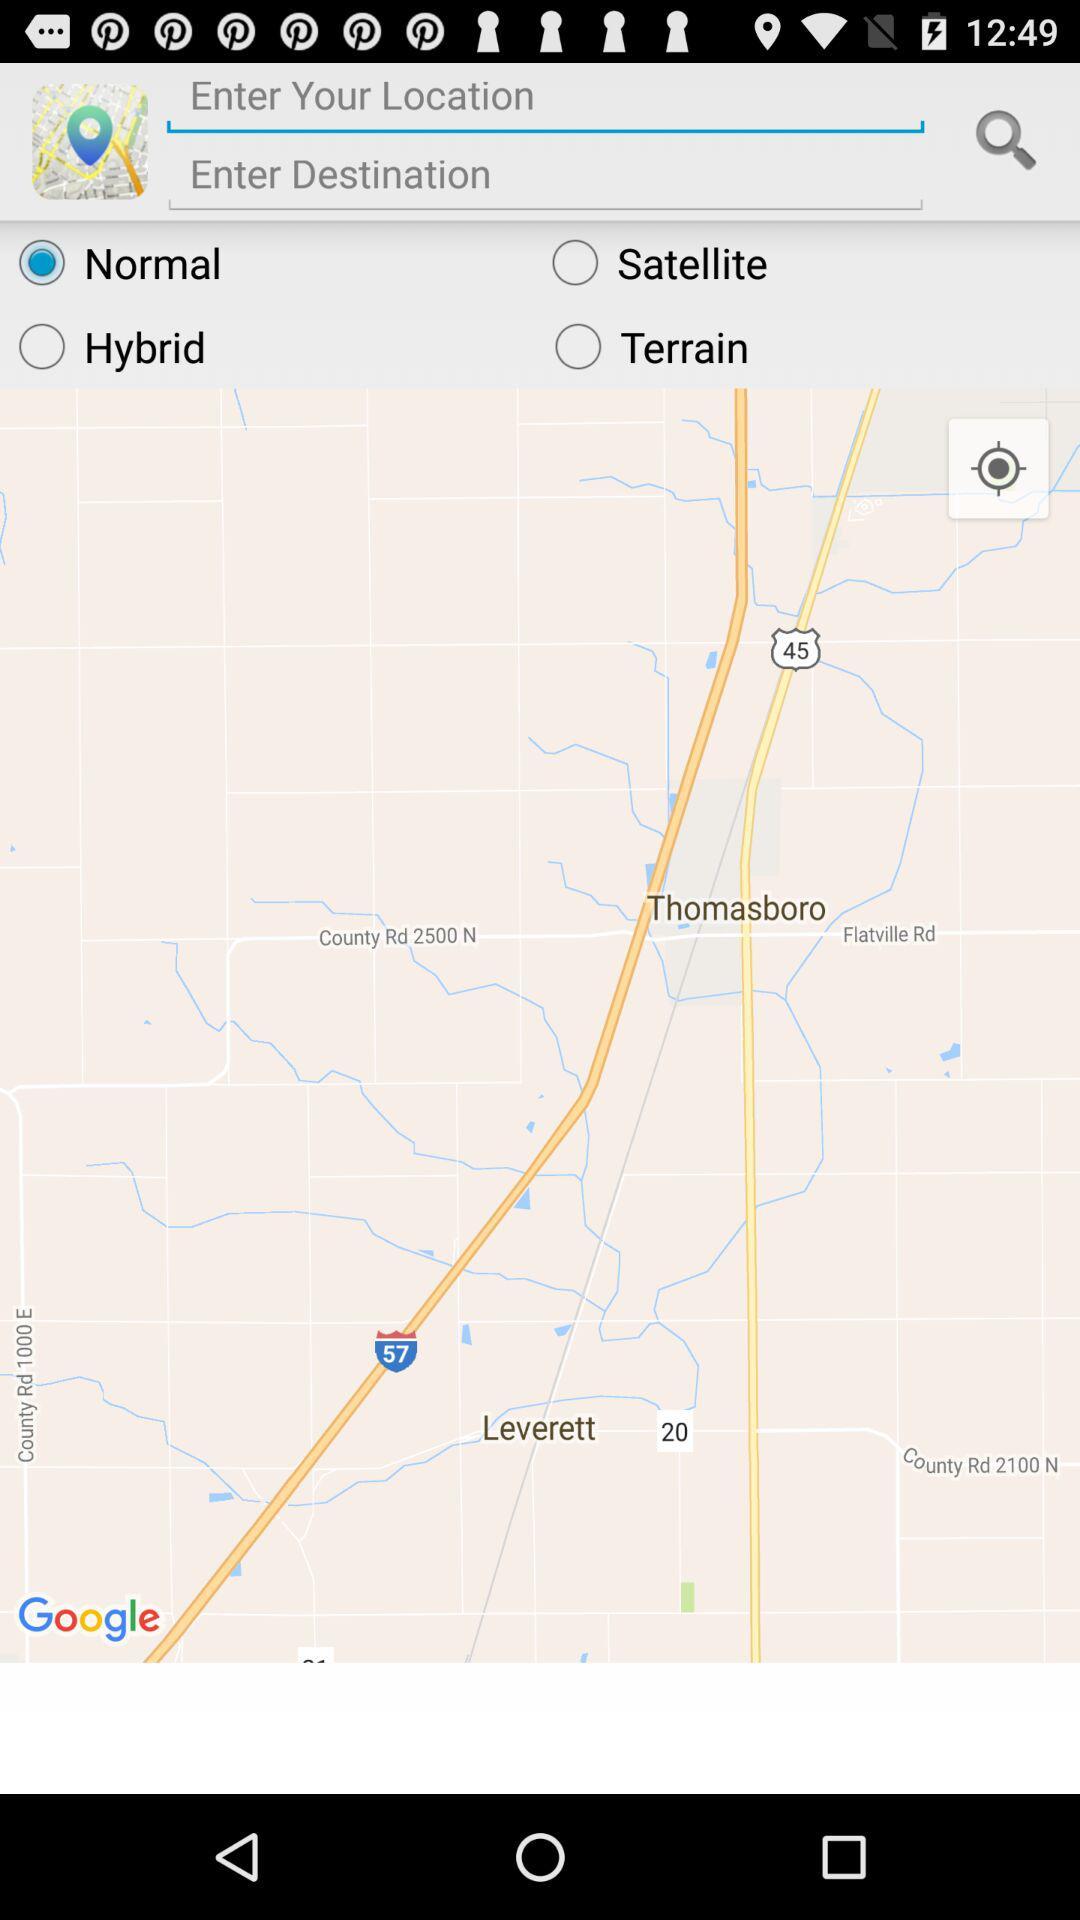 Image resolution: width=1080 pixels, height=1920 pixels. Describe the element at coordinates (267, 346) in the screenshot. I see `radio button below the normal` at that location.